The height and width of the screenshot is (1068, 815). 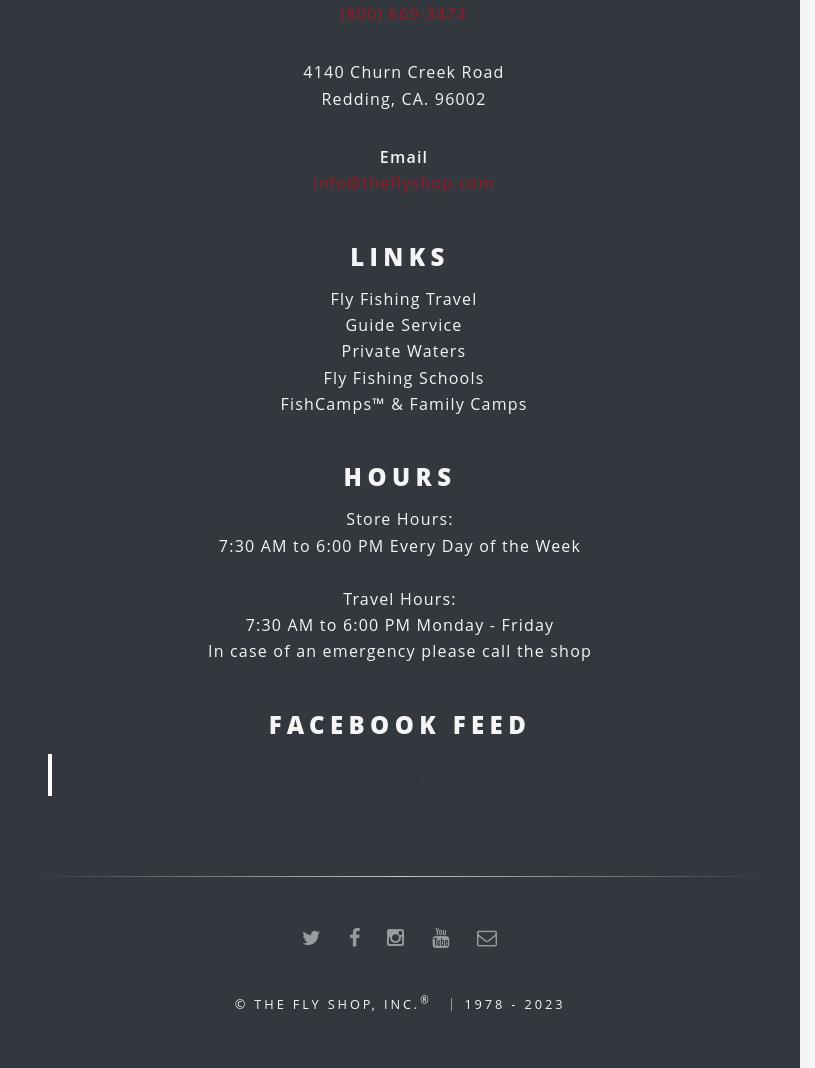 What do you see at coordinates (417, 773) in the screenshot?
I see `'The Fly Shop'` at bounding box center [417, 773].